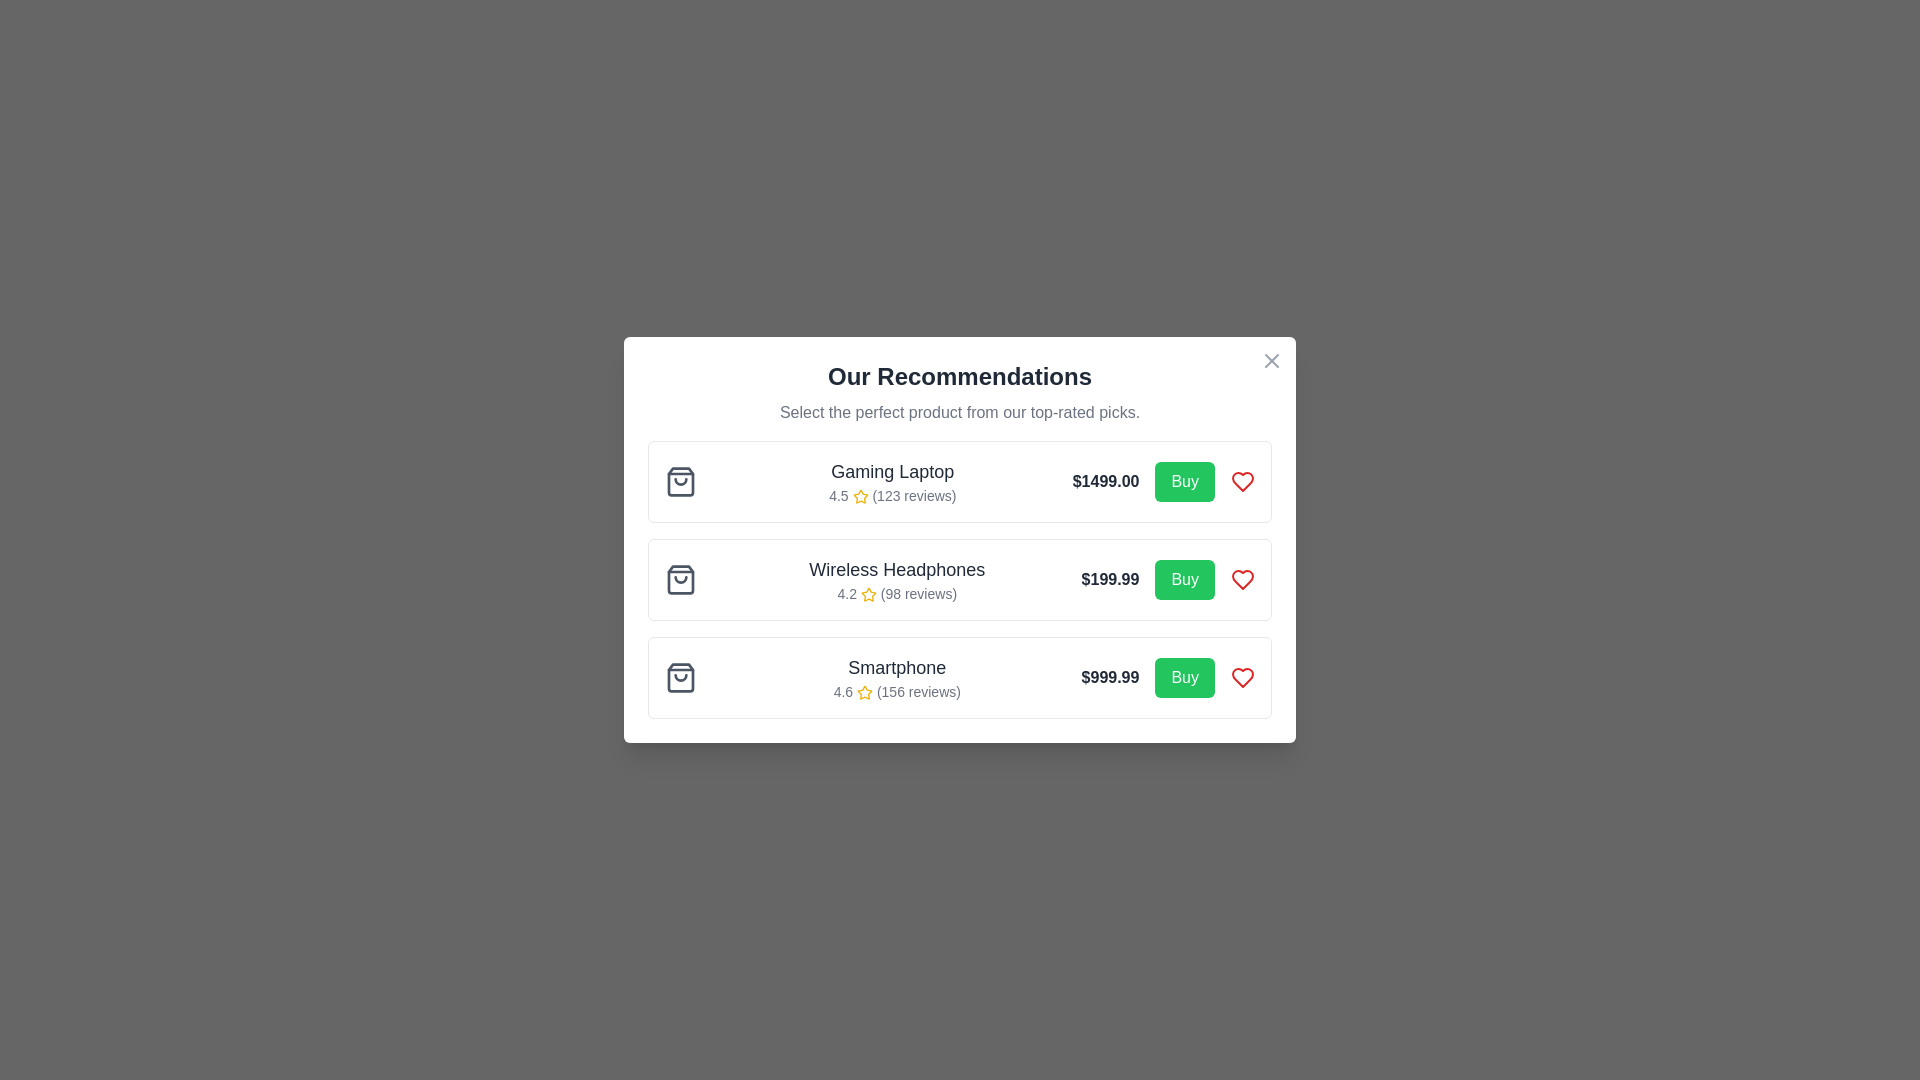 The width and height of the screenshot is (1920, 1080). Describe the element at coordinates (896, 570) in the screenshot. I see `the product title label in the recommendation list, positioned at the center among three items` at that location.